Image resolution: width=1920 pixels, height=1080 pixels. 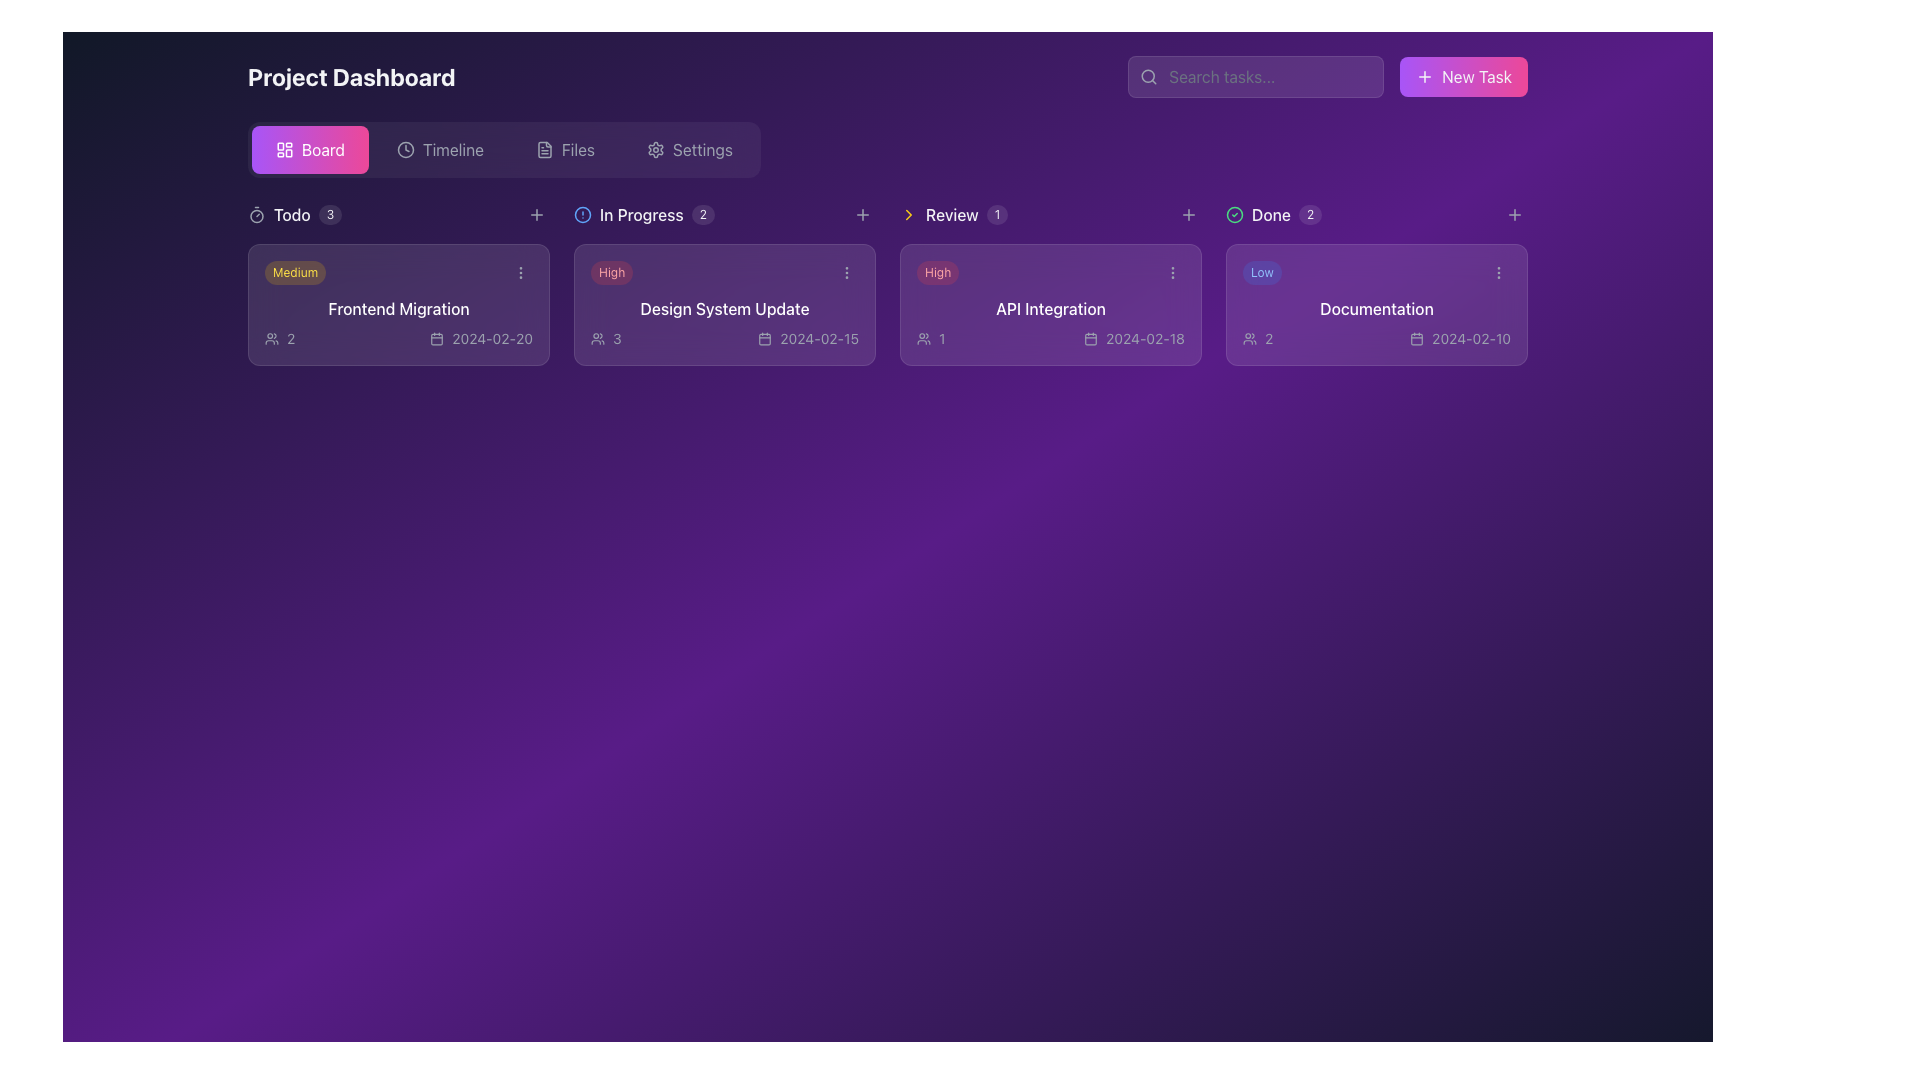 What do you see at coordinates (581, 215) in the screenshot?
I see `the alert icon located in the 'In Progress' section, positioned to the left of the 'In Progress' text and its numeric indicator '2', and to the right of the plus icon` at bounding box center [581, 215].